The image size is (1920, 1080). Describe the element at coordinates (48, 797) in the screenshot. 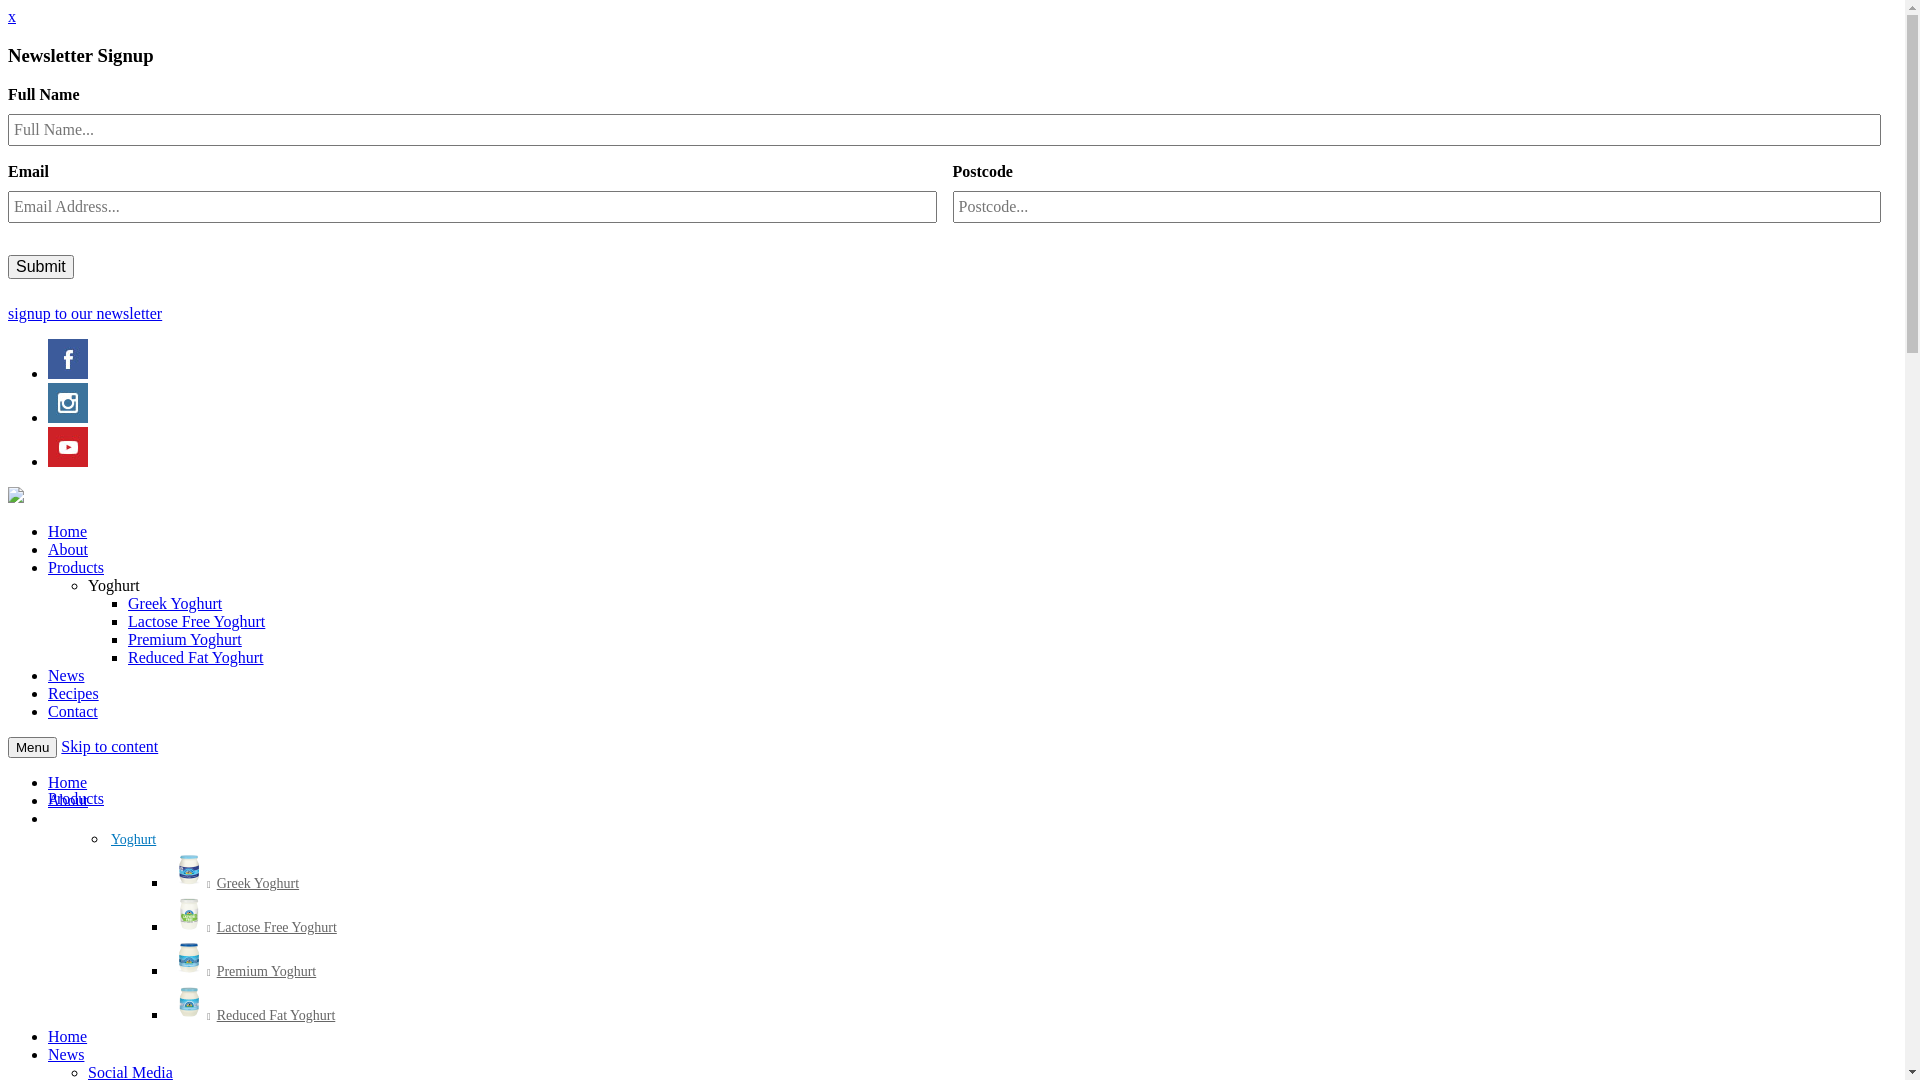

I see `'Products'` at that location.